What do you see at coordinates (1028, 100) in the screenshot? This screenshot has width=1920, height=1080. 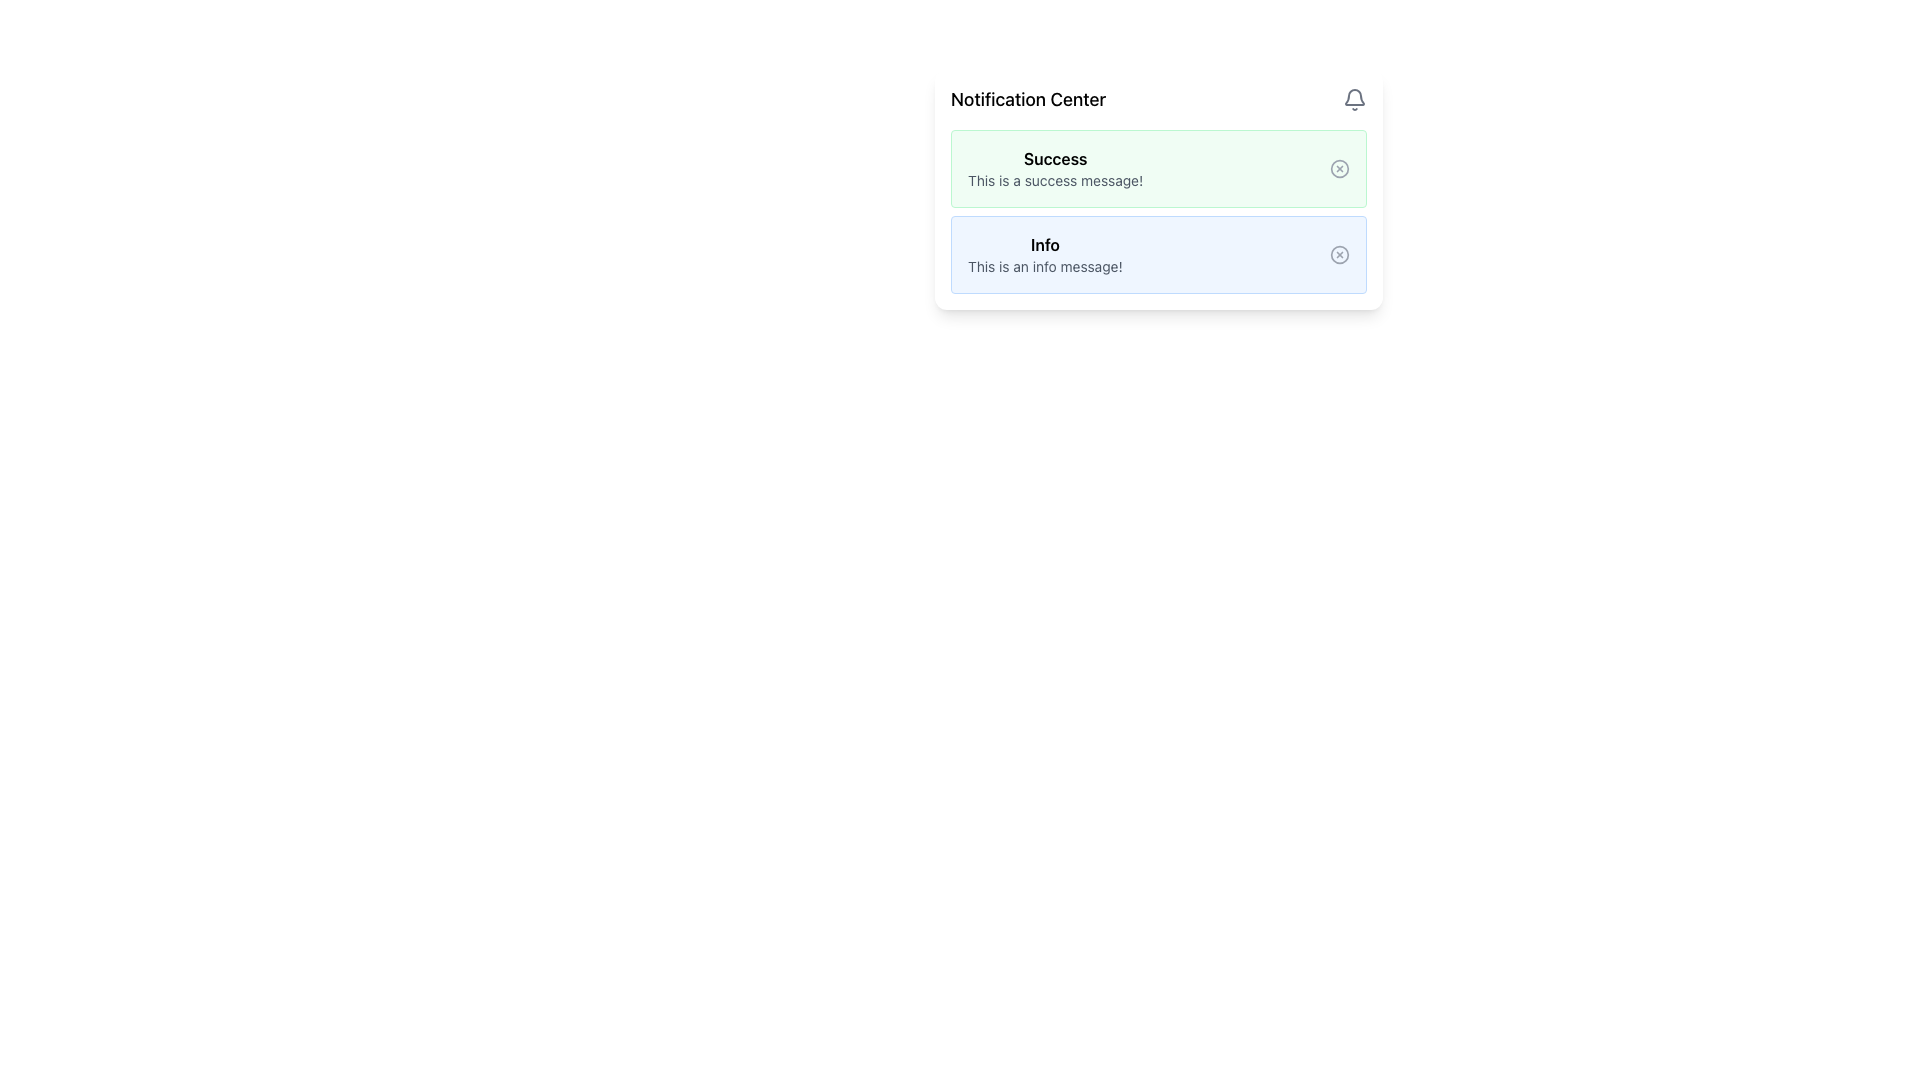 I see `the 'Notification Center' text label, which is a large, bold header displayed at the top of the notification panel` at bounding box center [1028, 100].